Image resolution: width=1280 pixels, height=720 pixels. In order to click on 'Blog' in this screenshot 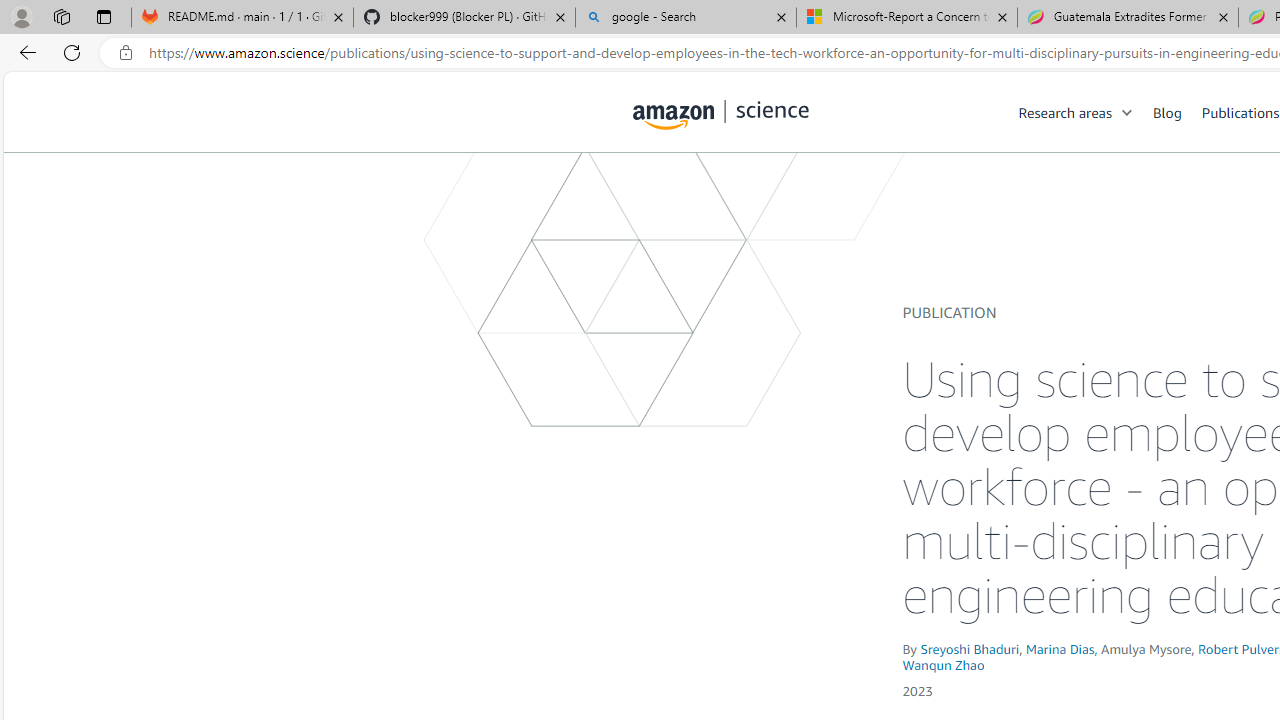, I will do `click(1177, 111)`.